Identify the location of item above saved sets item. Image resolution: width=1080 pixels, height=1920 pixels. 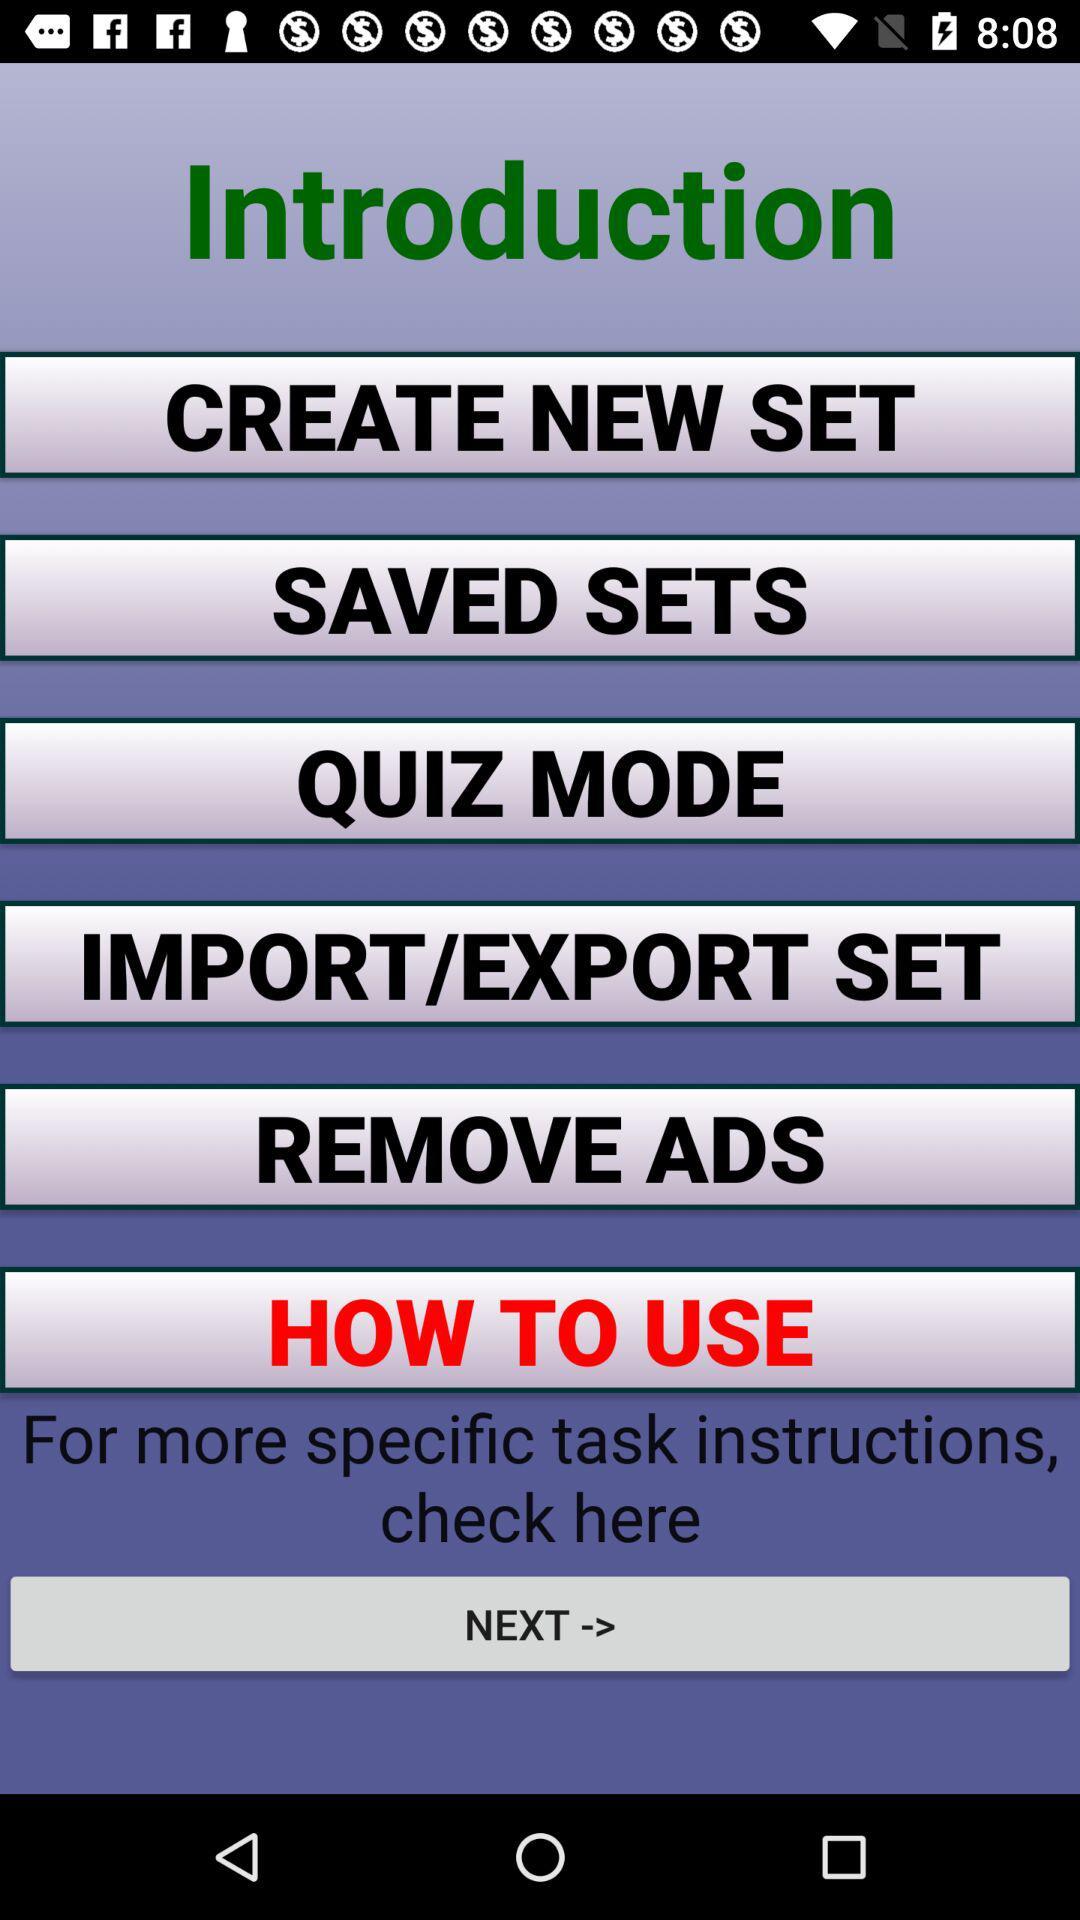
(540, 413).